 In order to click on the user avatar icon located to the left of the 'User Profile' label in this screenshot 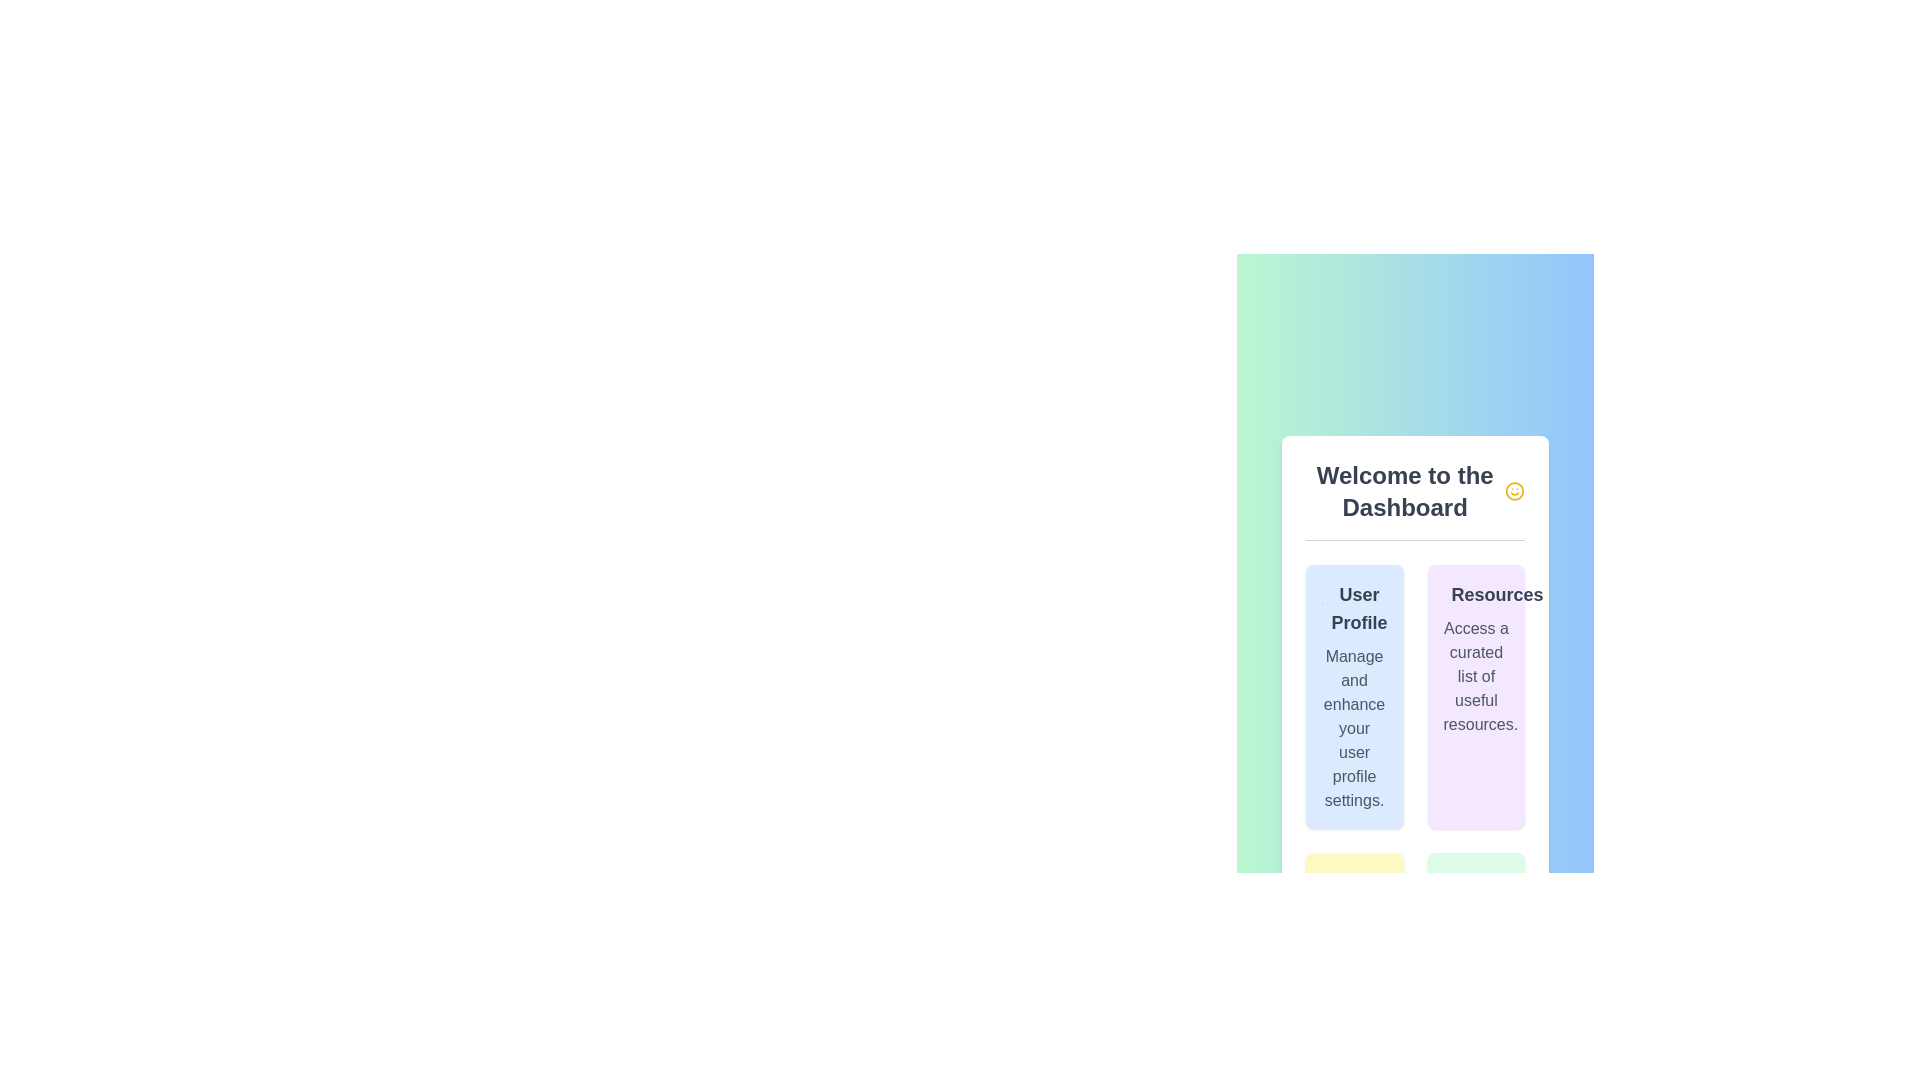, I will do `click(1322, 607)`.